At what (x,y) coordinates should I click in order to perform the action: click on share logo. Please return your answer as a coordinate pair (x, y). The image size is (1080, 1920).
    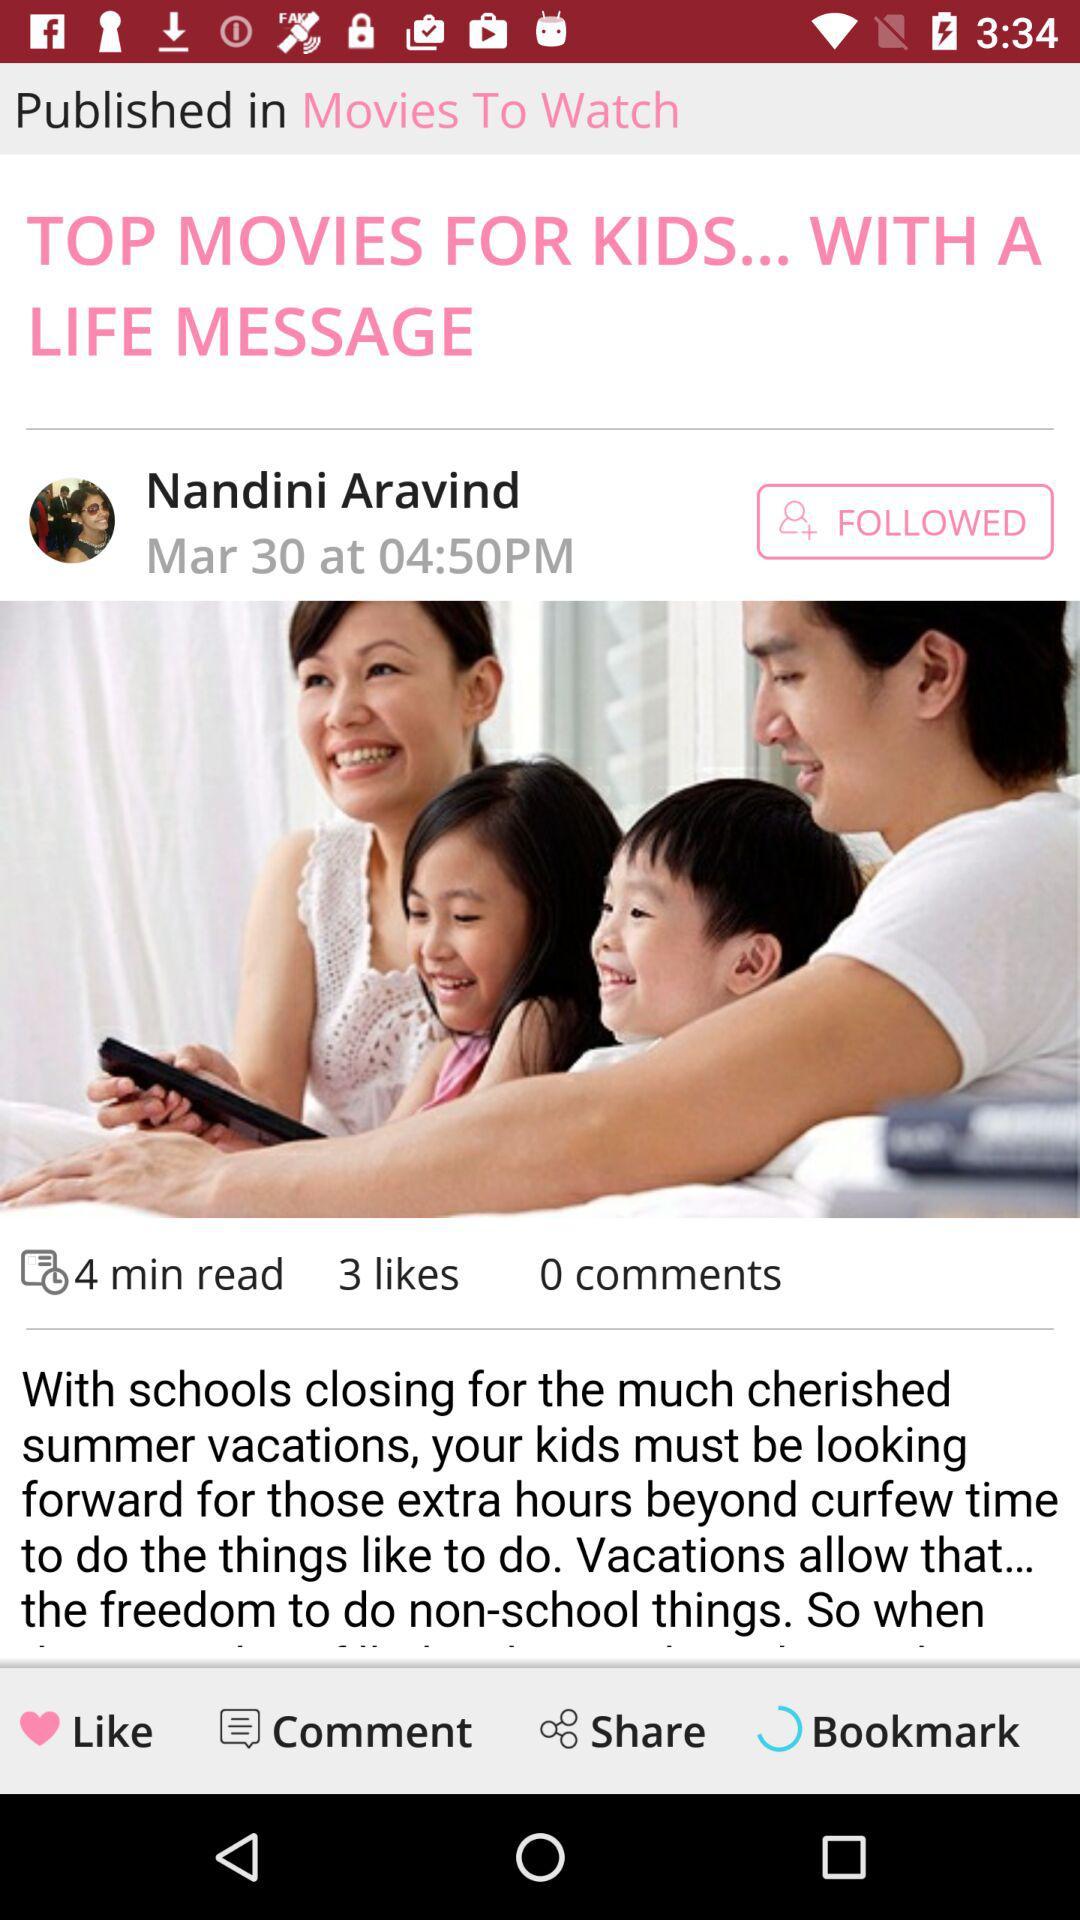
    Looking at the image, I should click on (558, 1727).